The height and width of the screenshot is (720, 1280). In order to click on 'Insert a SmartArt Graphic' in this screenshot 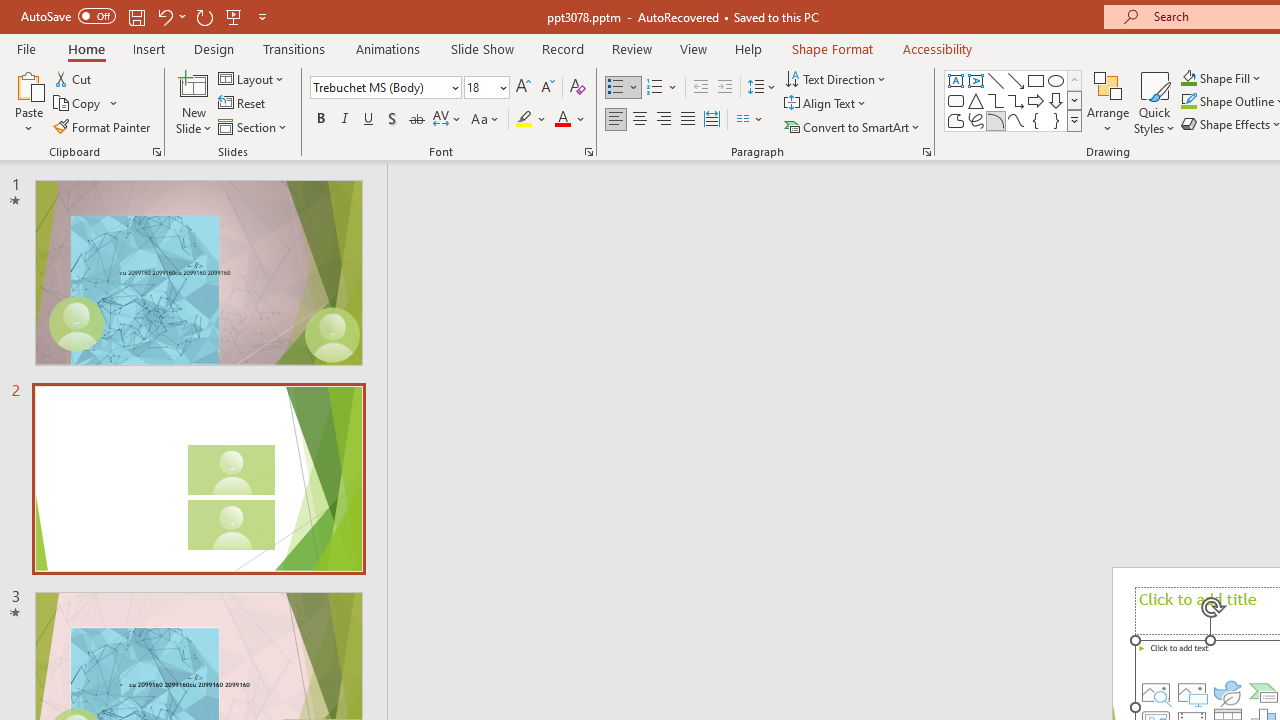, I will do `click(1263, 692)`.